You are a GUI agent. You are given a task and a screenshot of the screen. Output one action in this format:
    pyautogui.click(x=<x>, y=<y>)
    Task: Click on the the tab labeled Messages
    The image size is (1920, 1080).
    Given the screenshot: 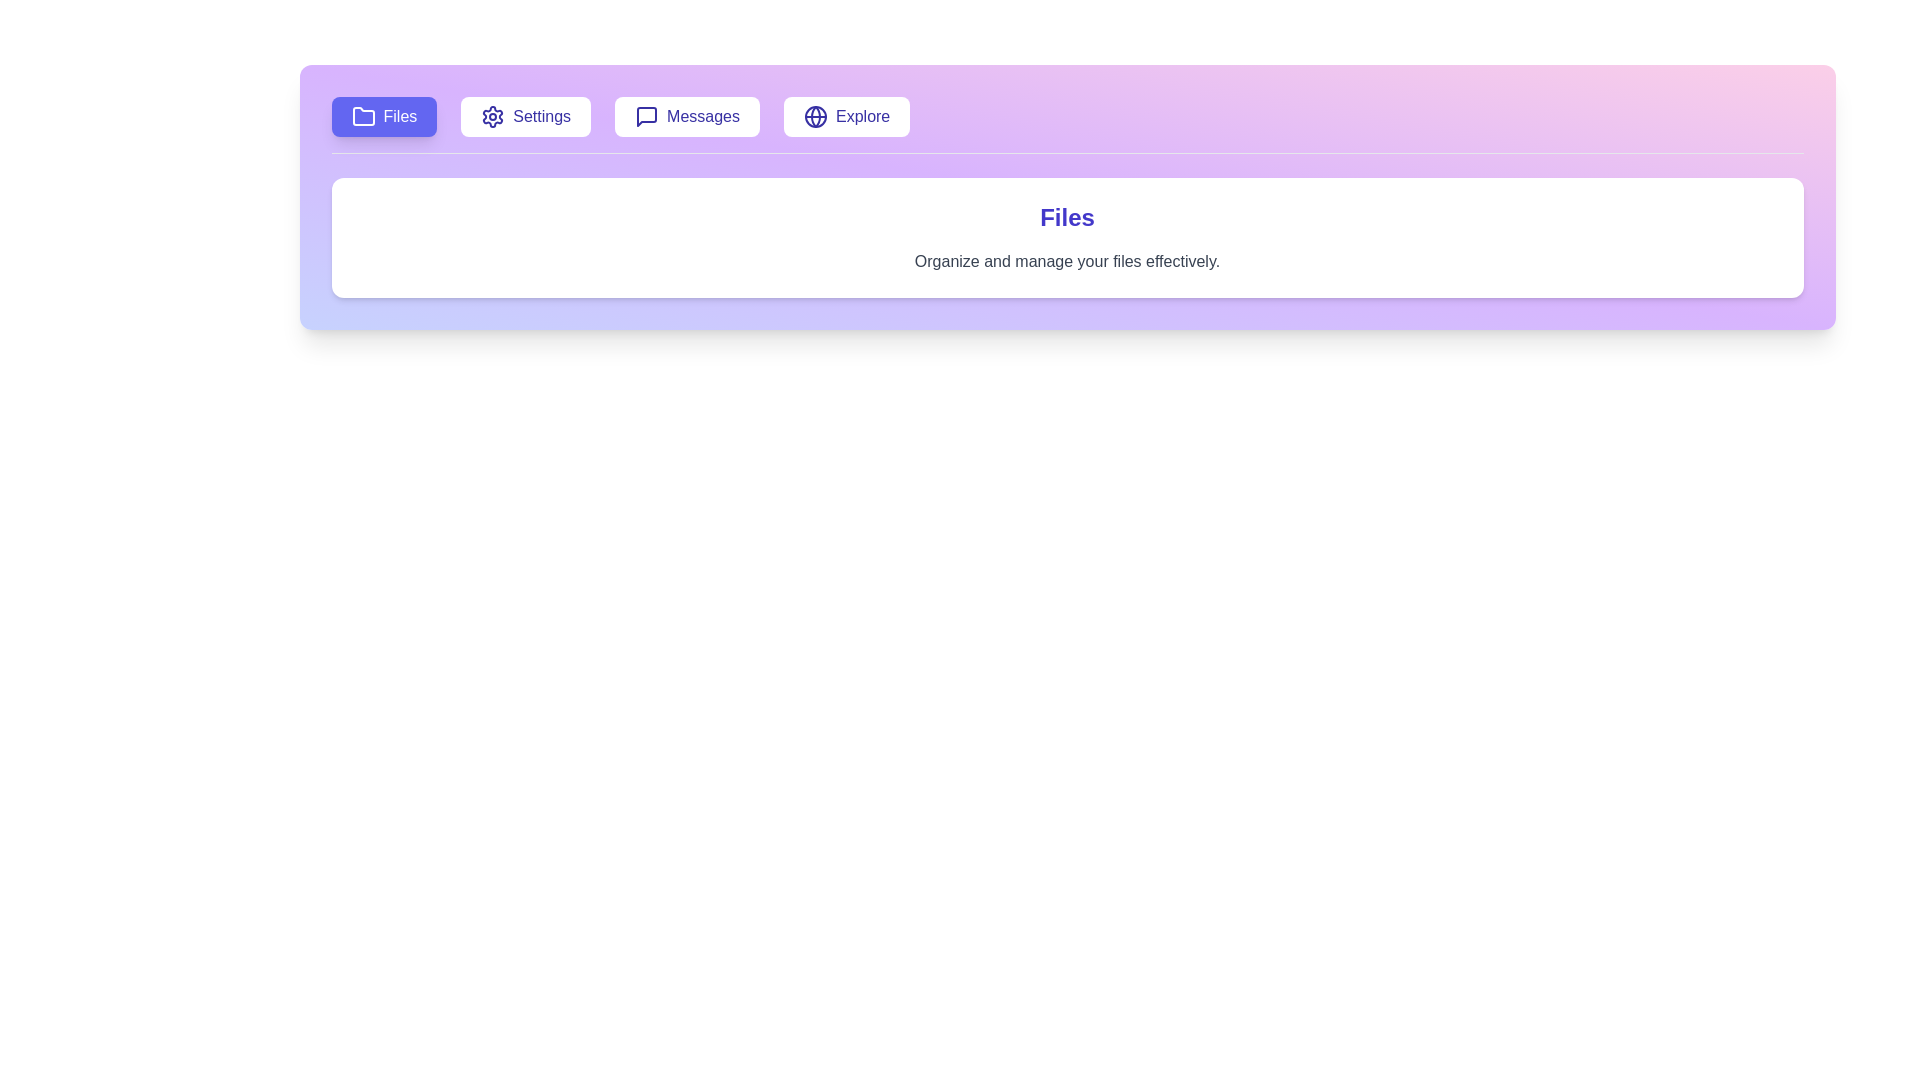 What is the action you would take?
    pyautogui.click(x=687, y=116)
    